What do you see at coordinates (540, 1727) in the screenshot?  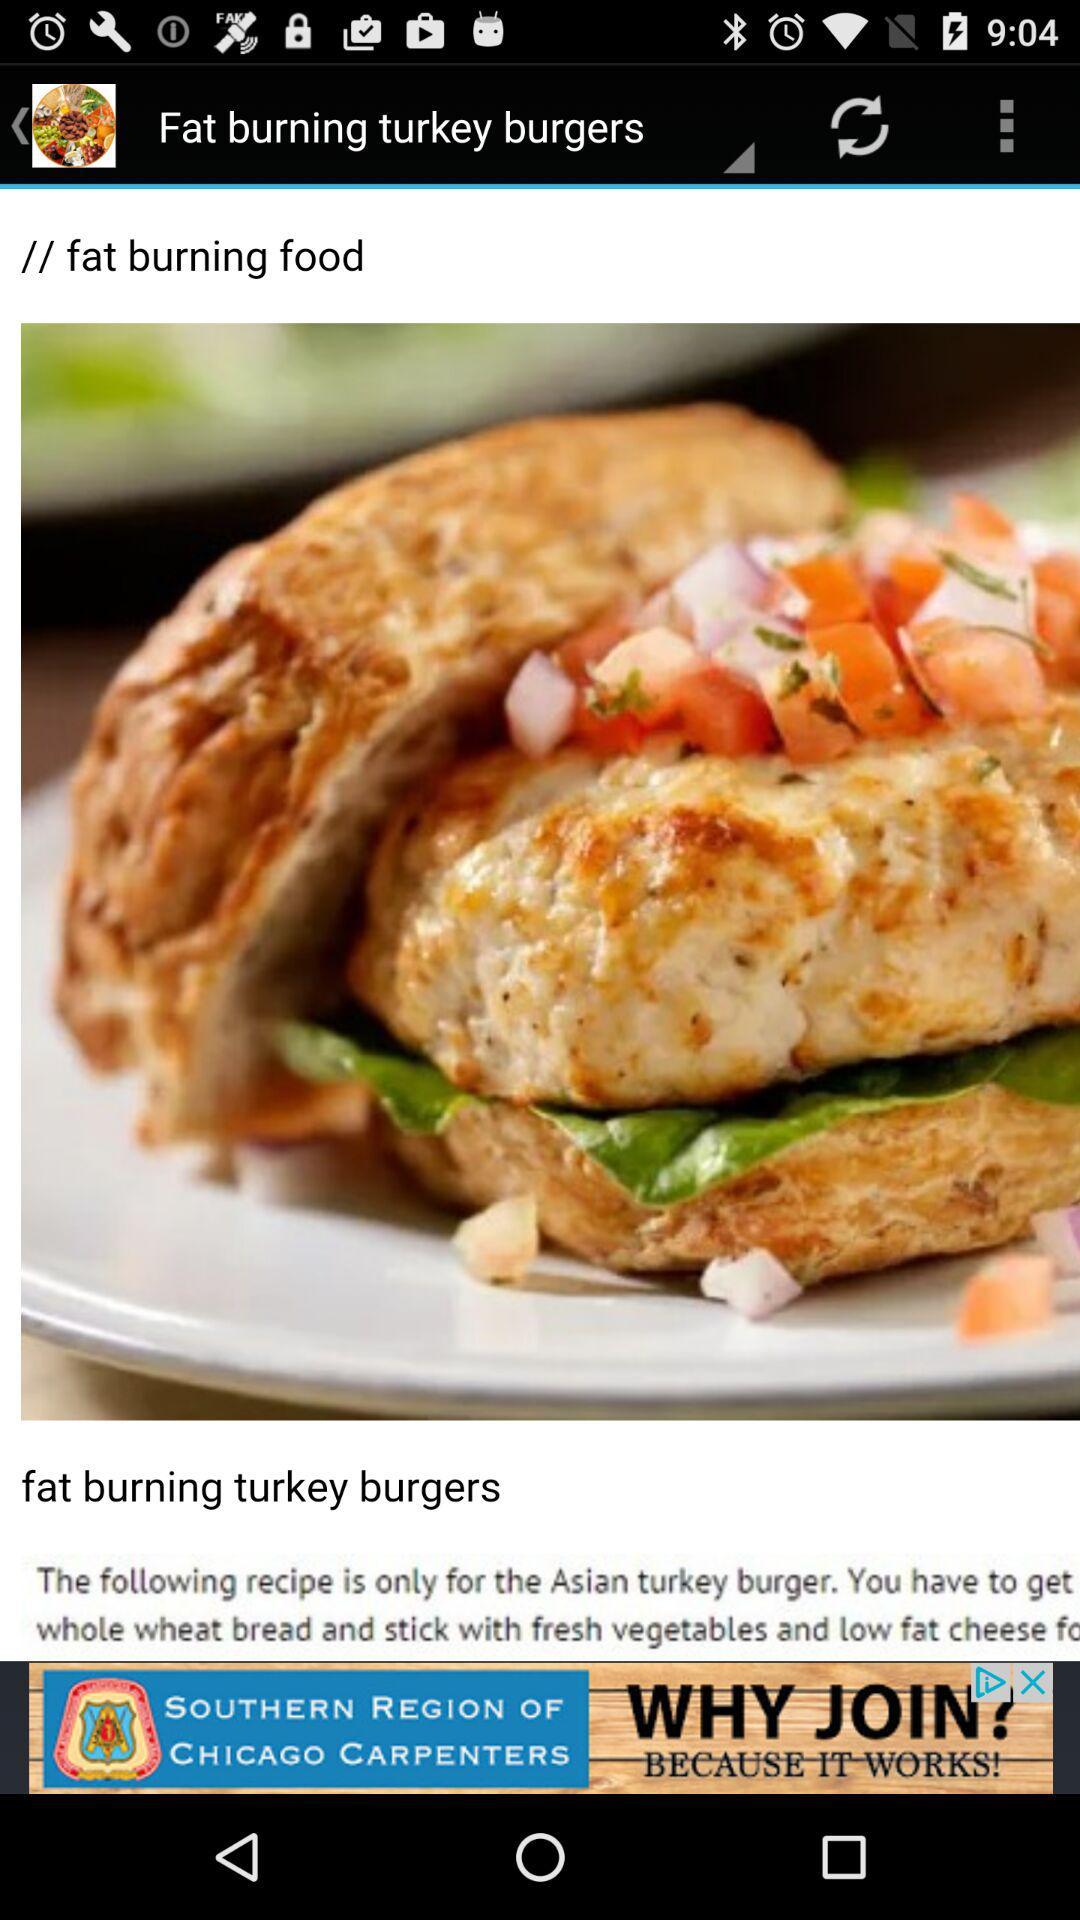 I see `advertisement` at bounding box center [540, 1727].